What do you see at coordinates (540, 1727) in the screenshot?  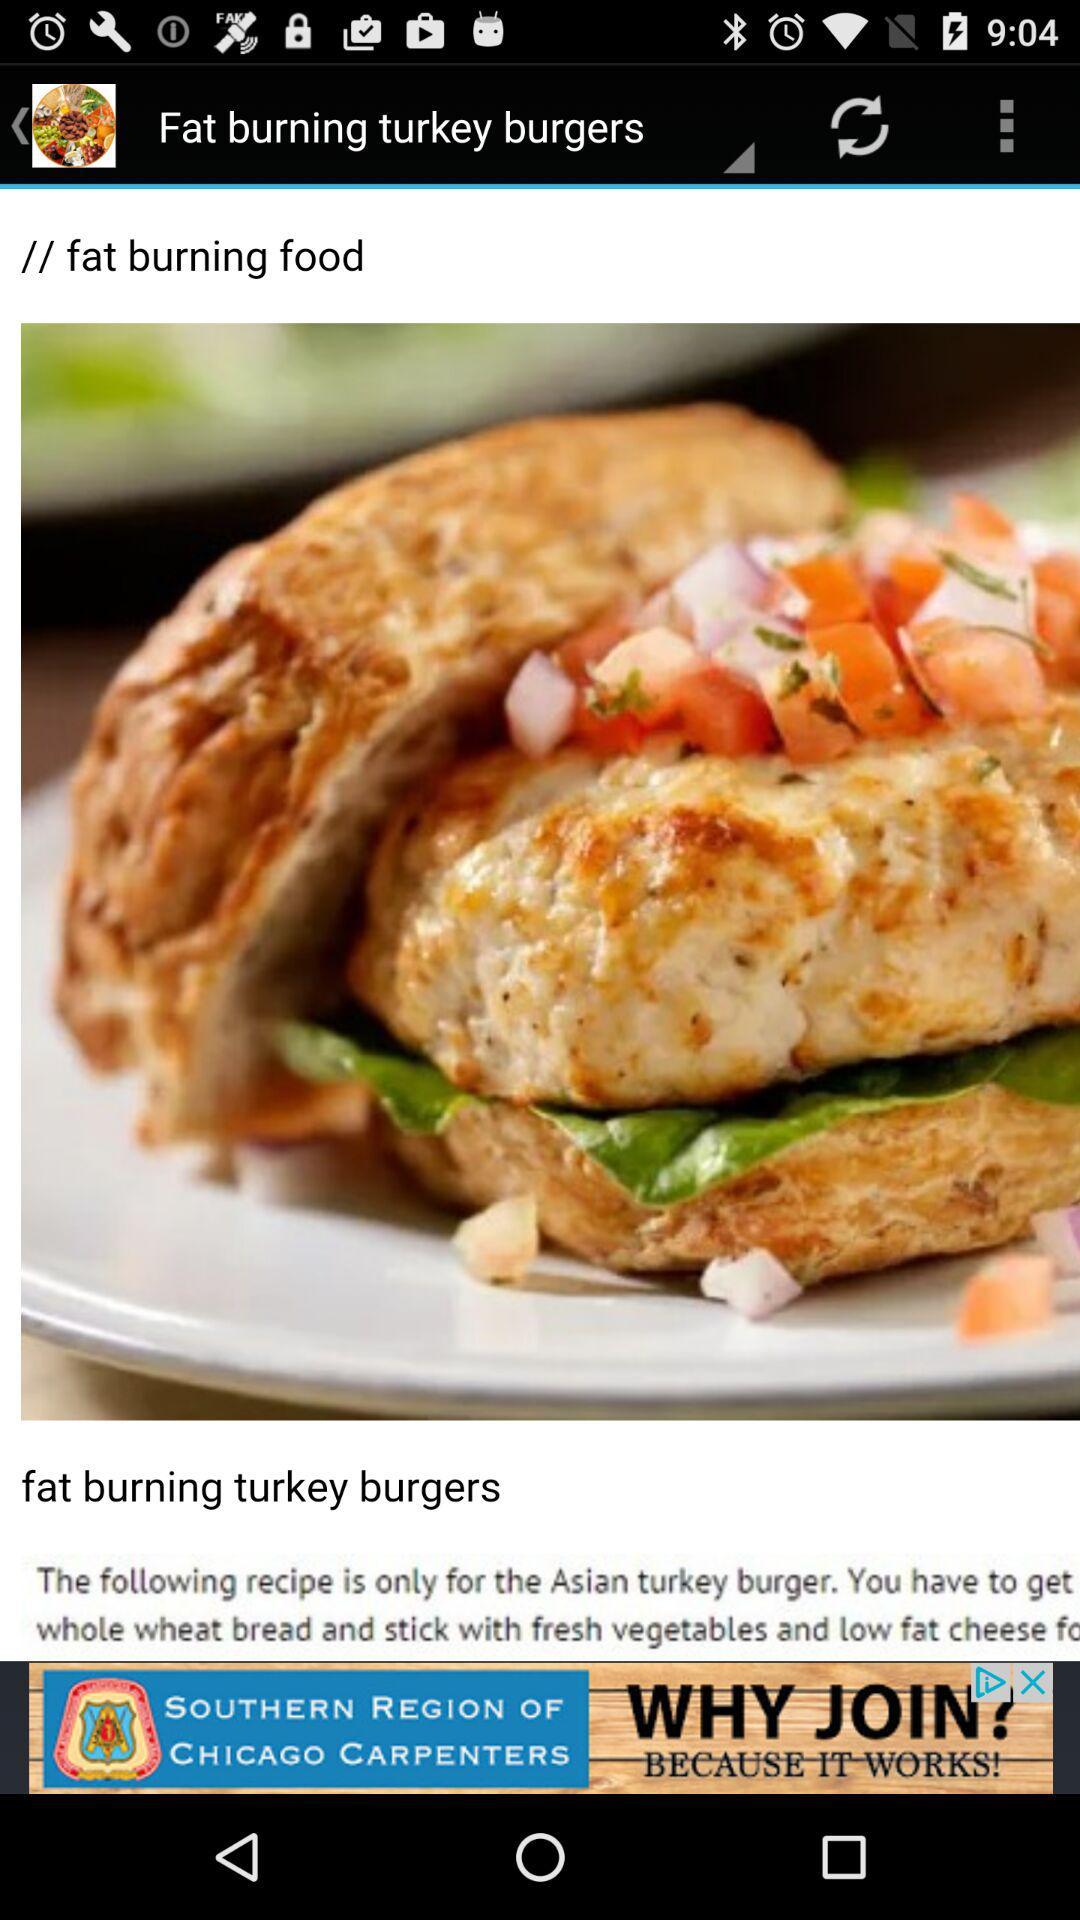 I see `advertisement` at bounding box center [540, 1727].